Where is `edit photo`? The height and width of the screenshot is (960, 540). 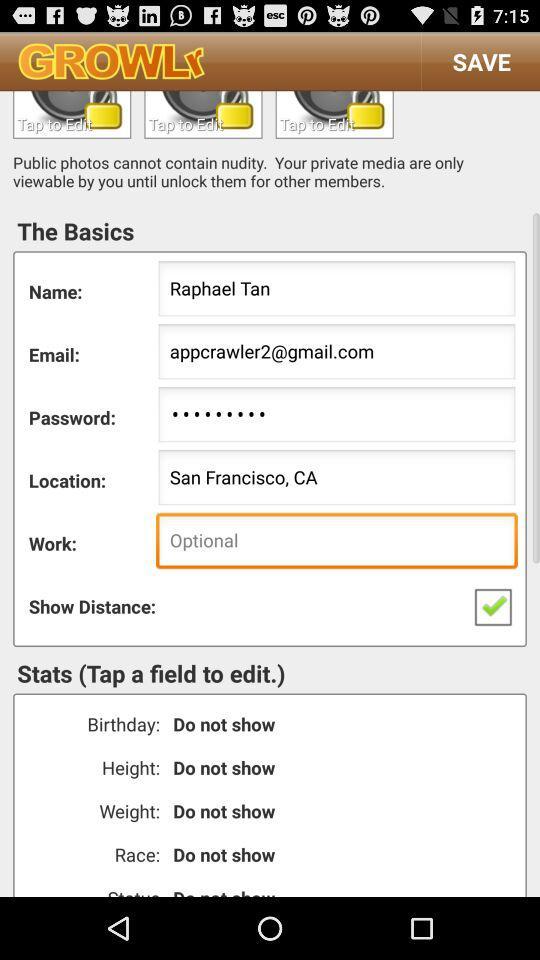
edit photo is located at coordinates (334, 114).